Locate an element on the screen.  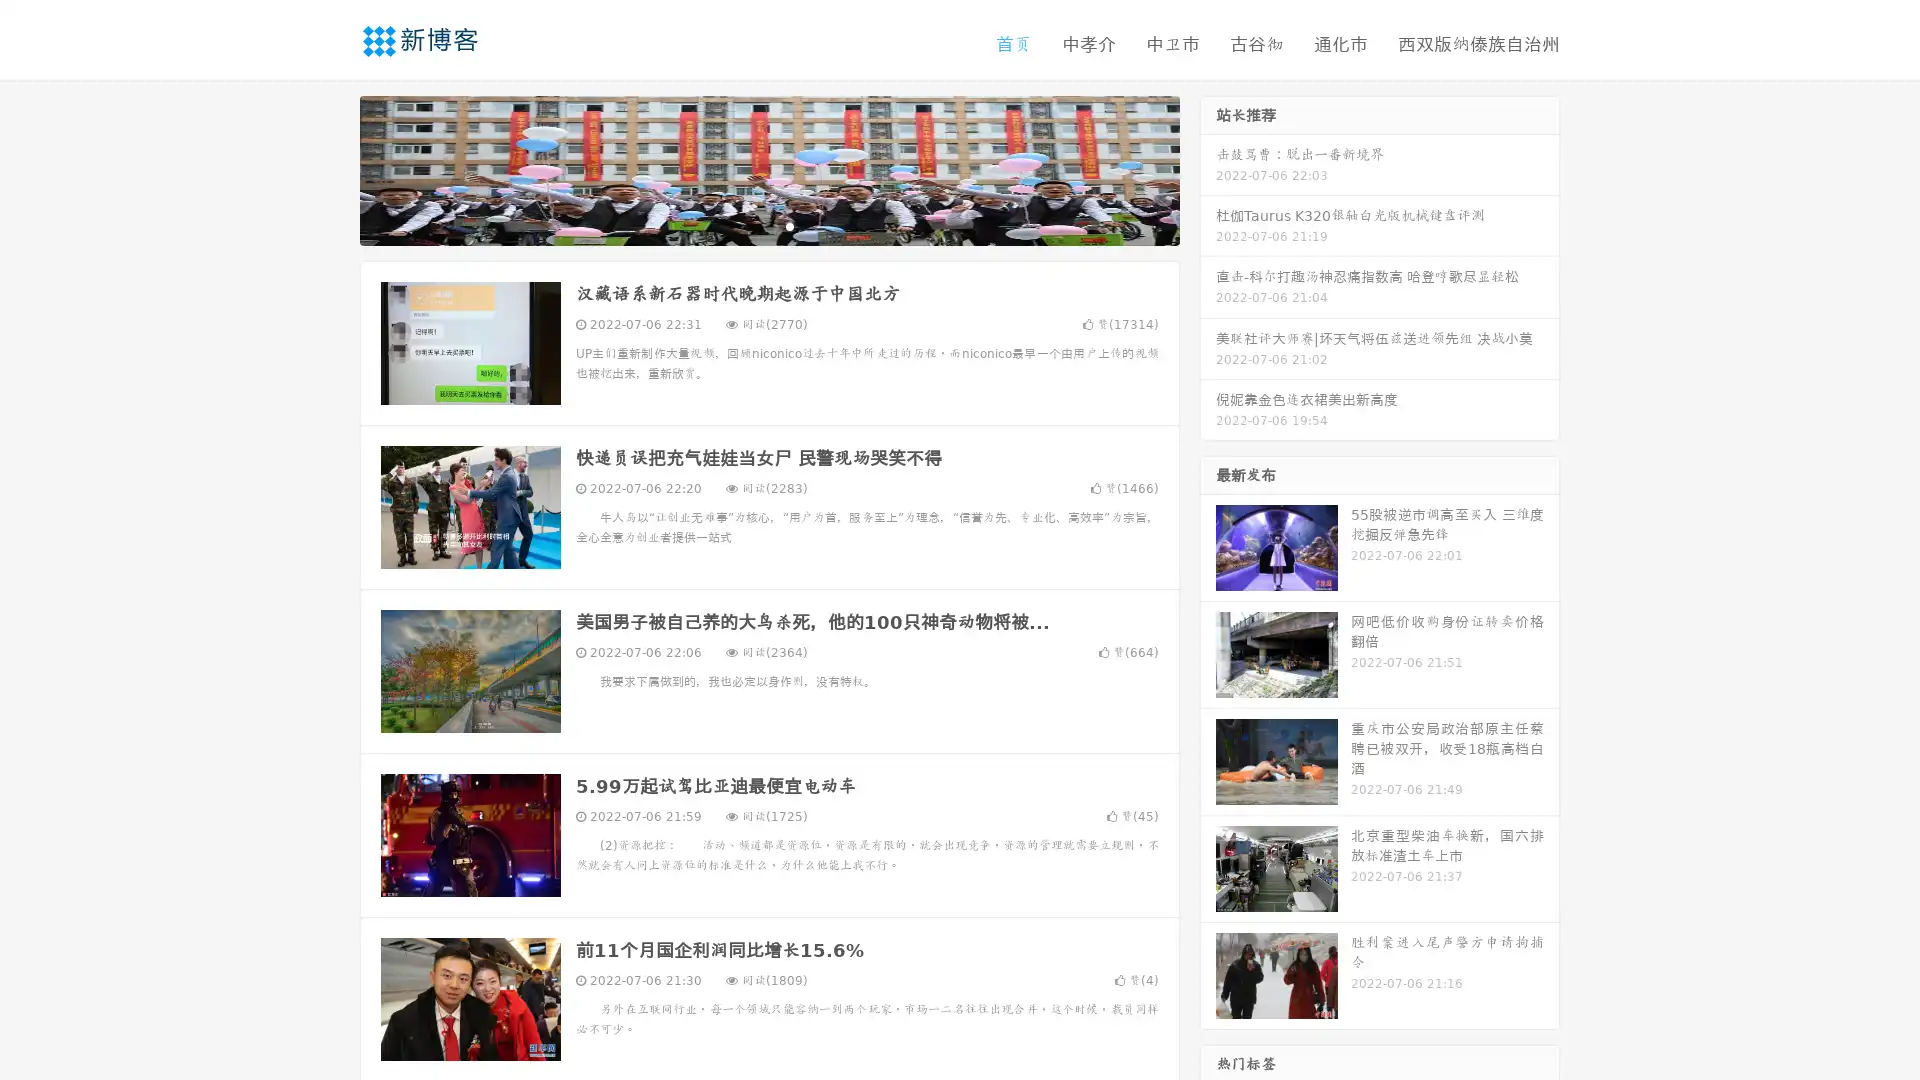
Go to slide 3 is located at coordinates (789, 225).